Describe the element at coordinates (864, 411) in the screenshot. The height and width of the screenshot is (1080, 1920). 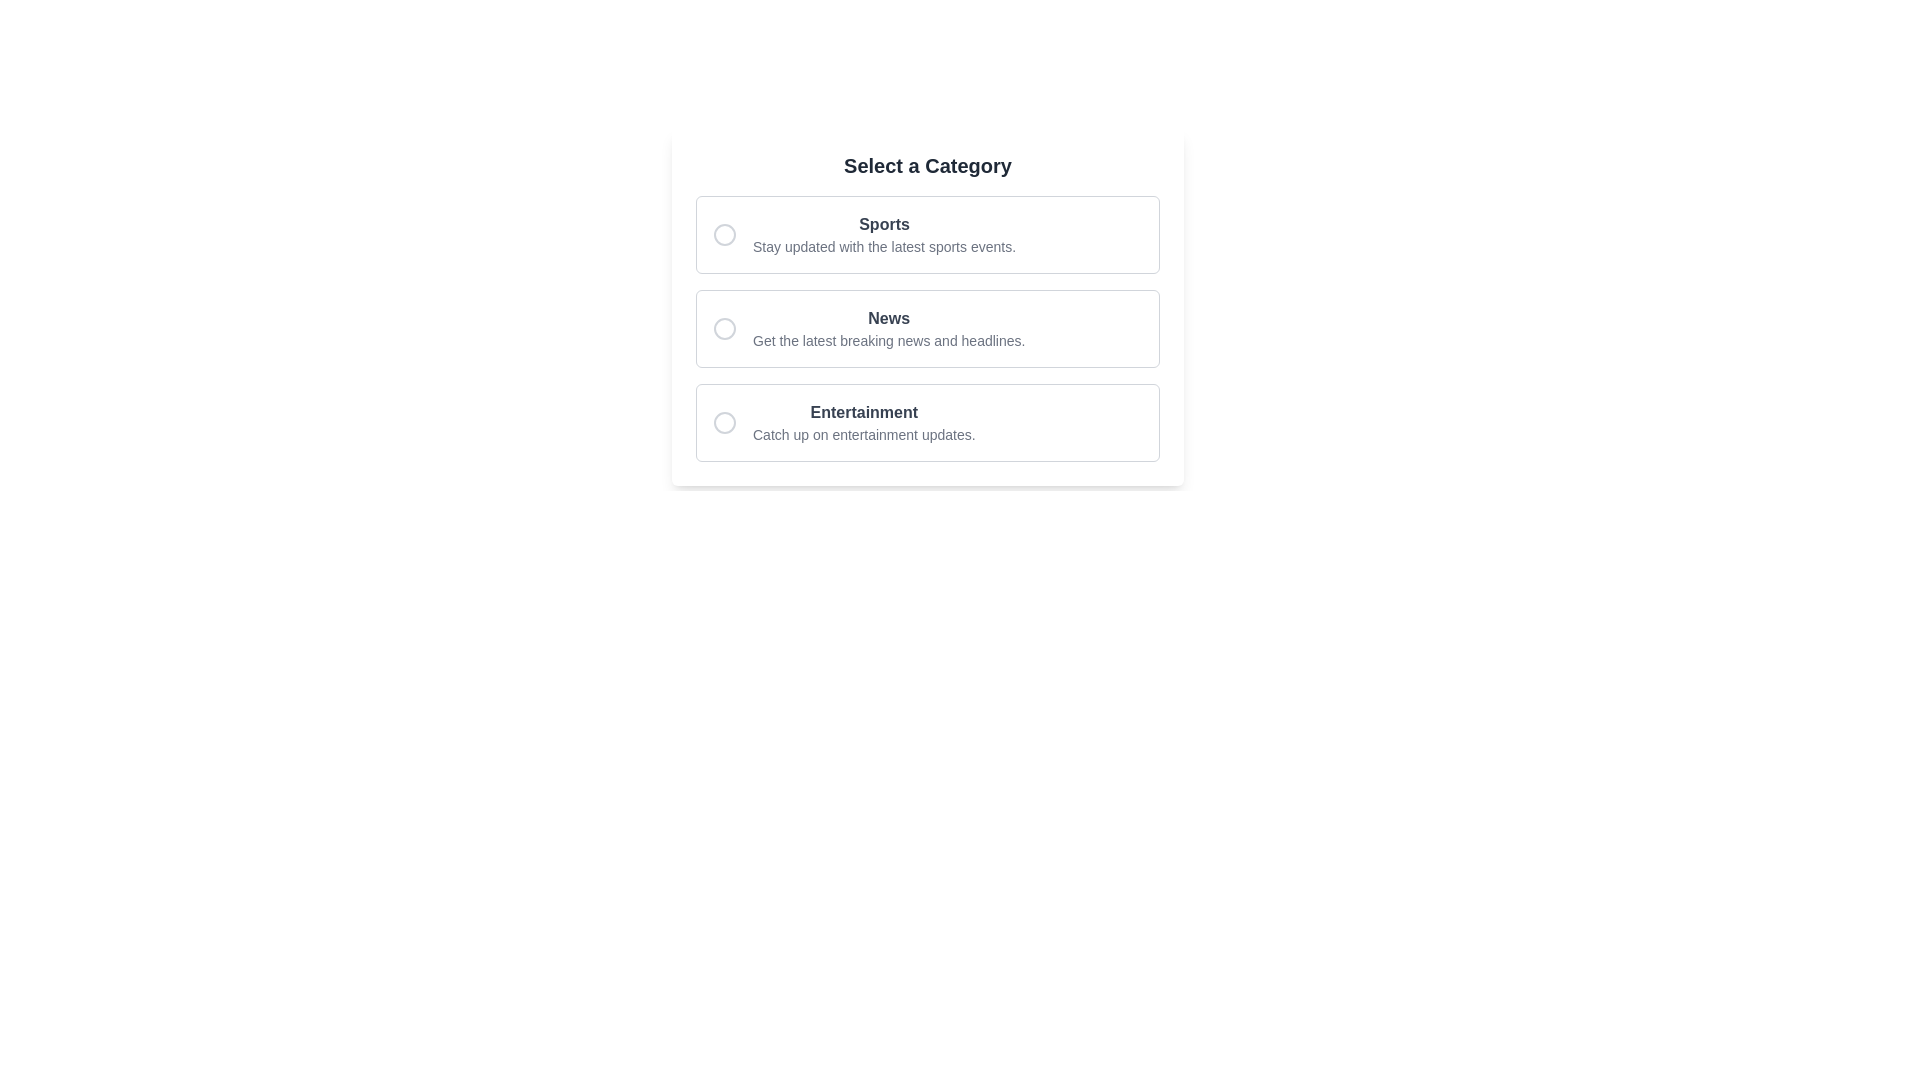
I see `the text label 'Entertainment' which is styled in bold dark gray font and located in the third category box under 'Select a Category'` at that location.